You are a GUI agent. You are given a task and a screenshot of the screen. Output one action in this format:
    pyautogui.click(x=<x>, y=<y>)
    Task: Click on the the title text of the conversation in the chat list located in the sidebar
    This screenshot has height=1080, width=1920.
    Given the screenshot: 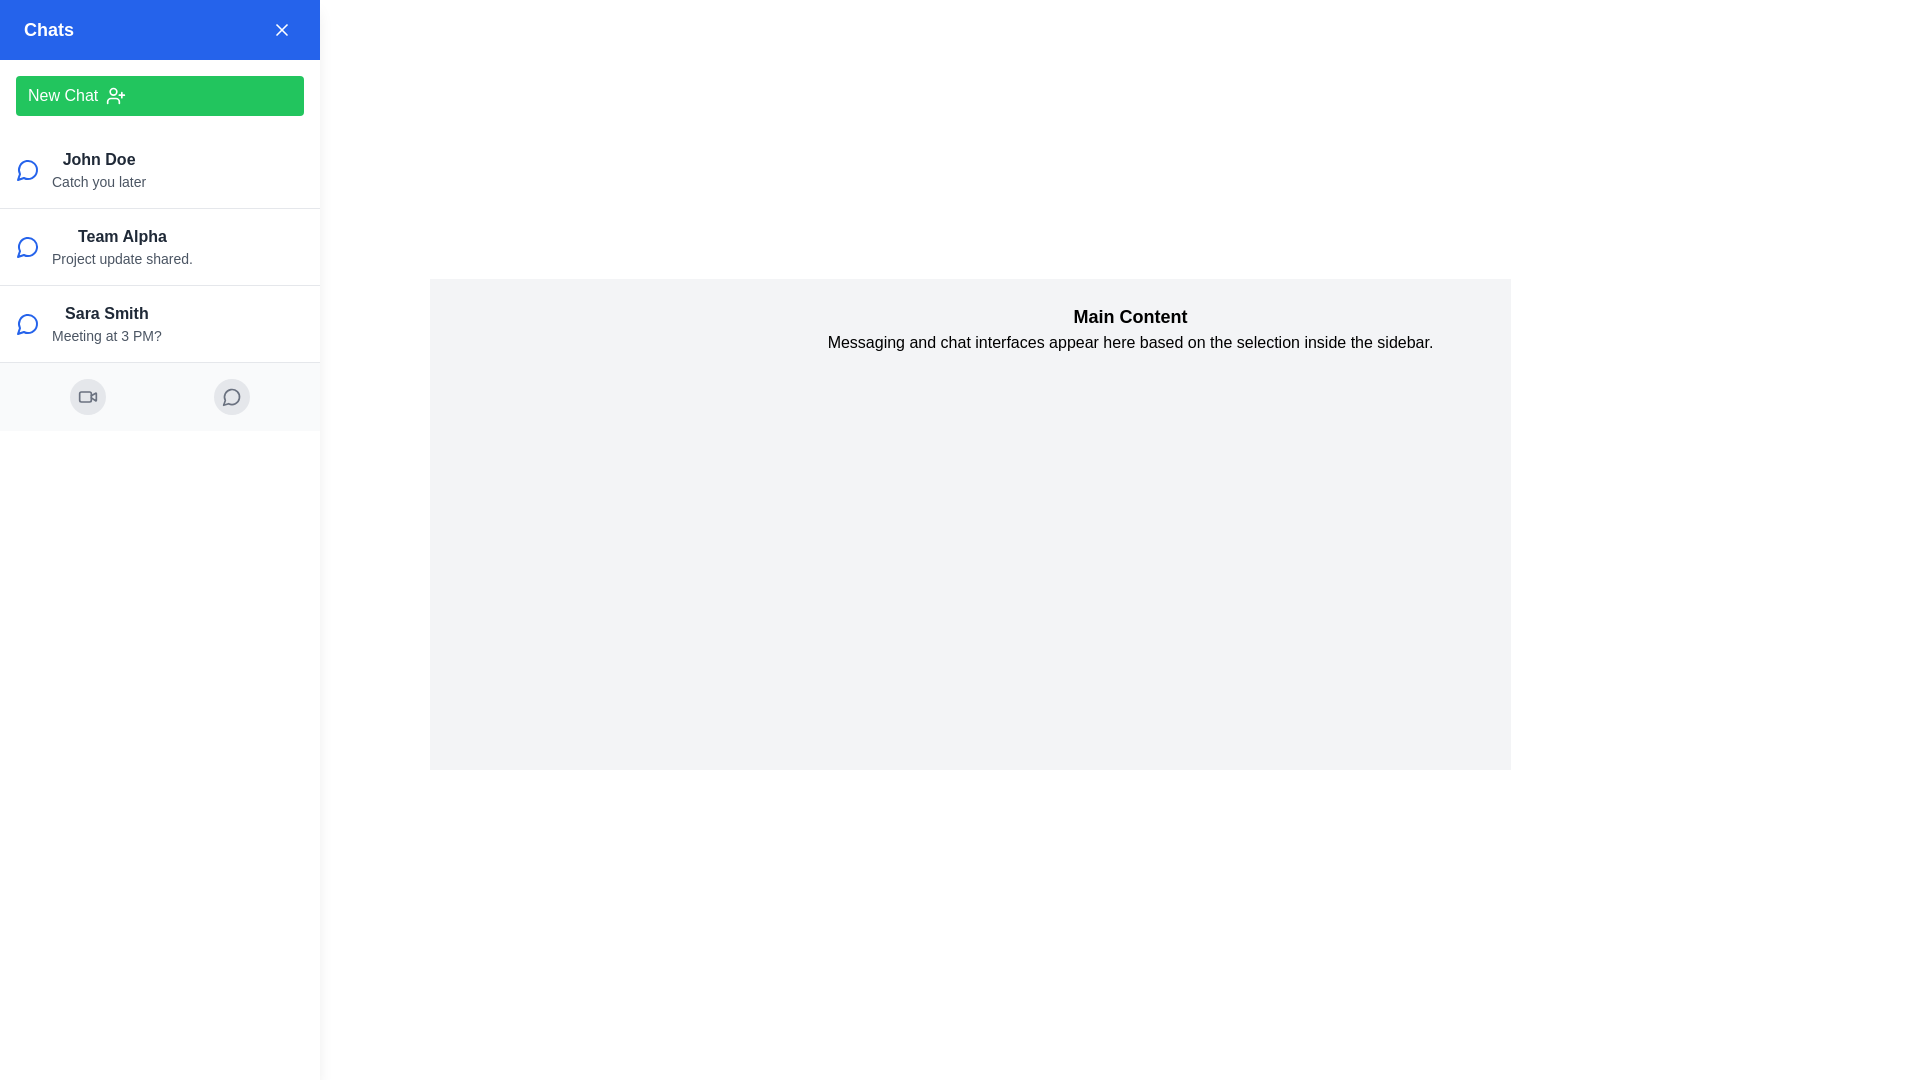 What is the action you would take?
    pyautogui.click(x=120, y=235)
    